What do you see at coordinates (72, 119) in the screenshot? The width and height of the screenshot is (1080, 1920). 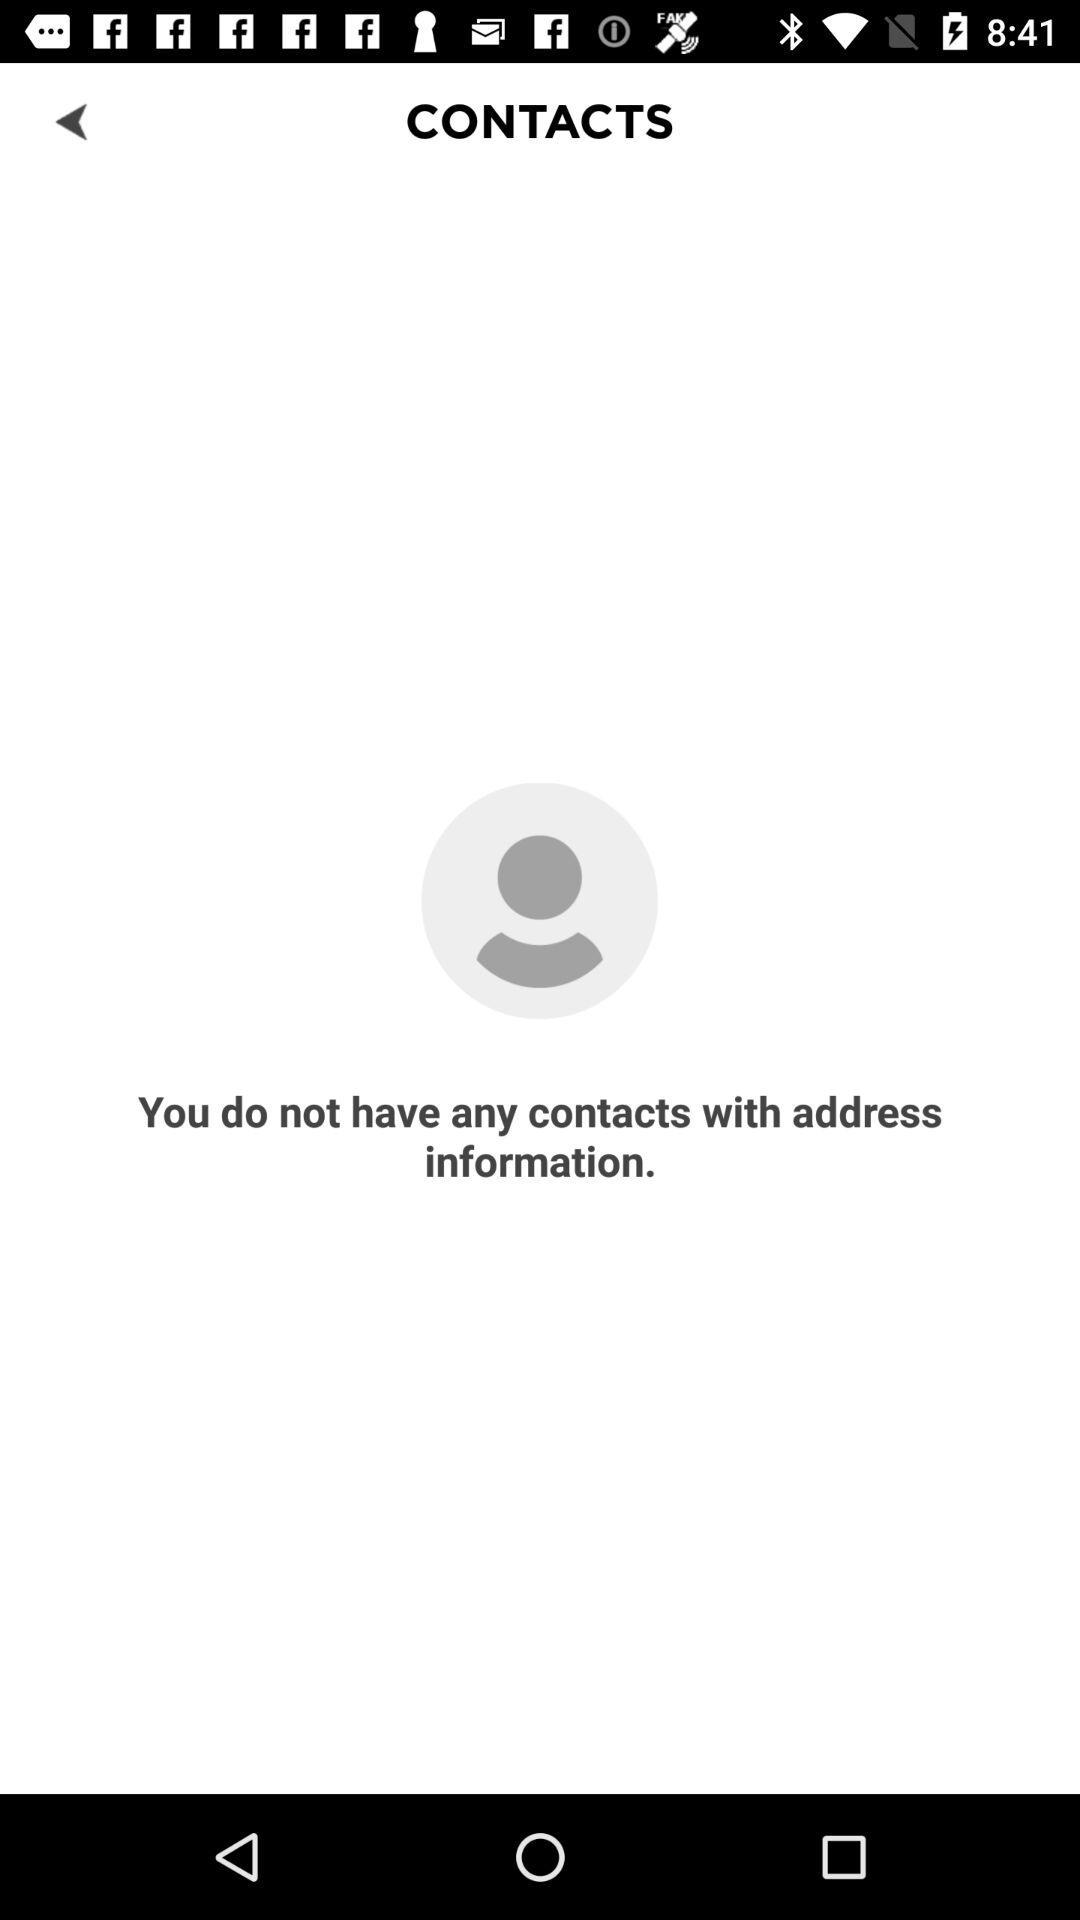 I see `go back` at bounding box center [72, 119].